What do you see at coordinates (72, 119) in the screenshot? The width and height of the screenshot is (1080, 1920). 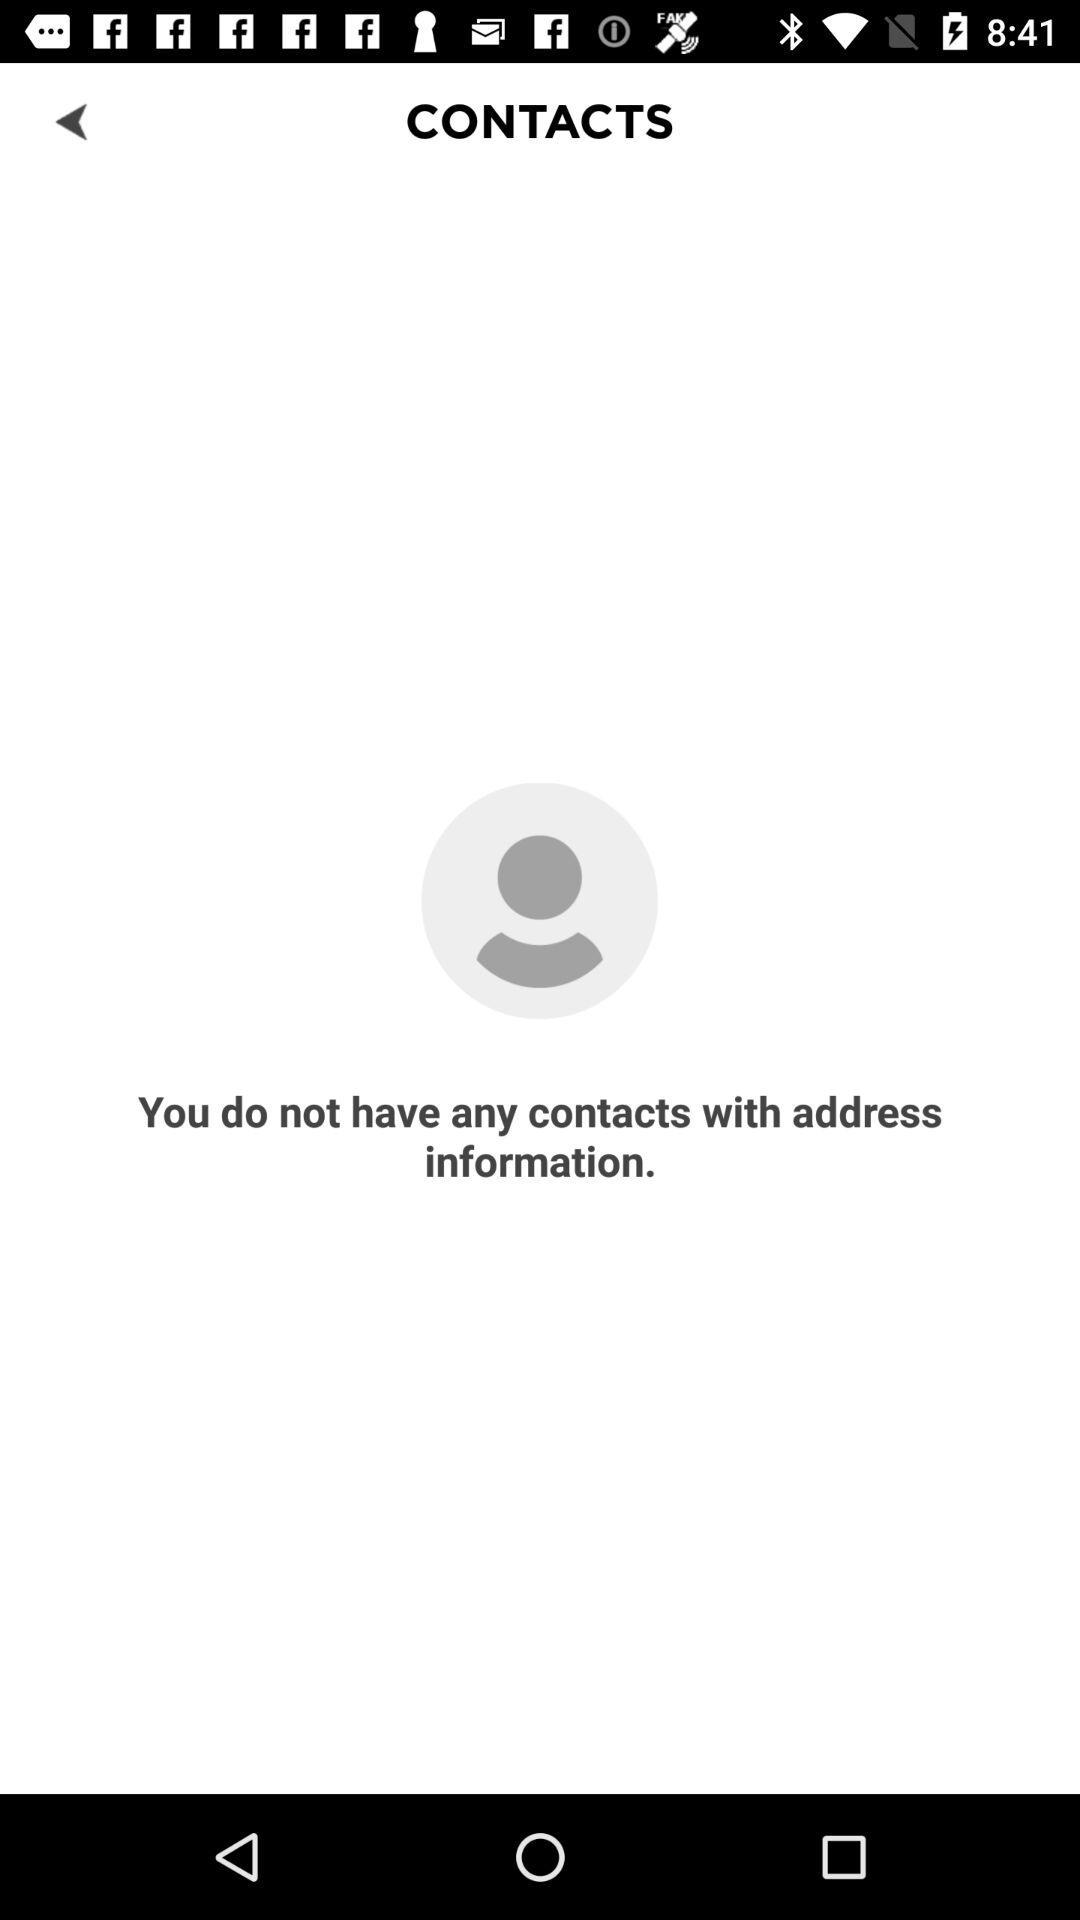 I see `go back` at bounding box center [72, 119].